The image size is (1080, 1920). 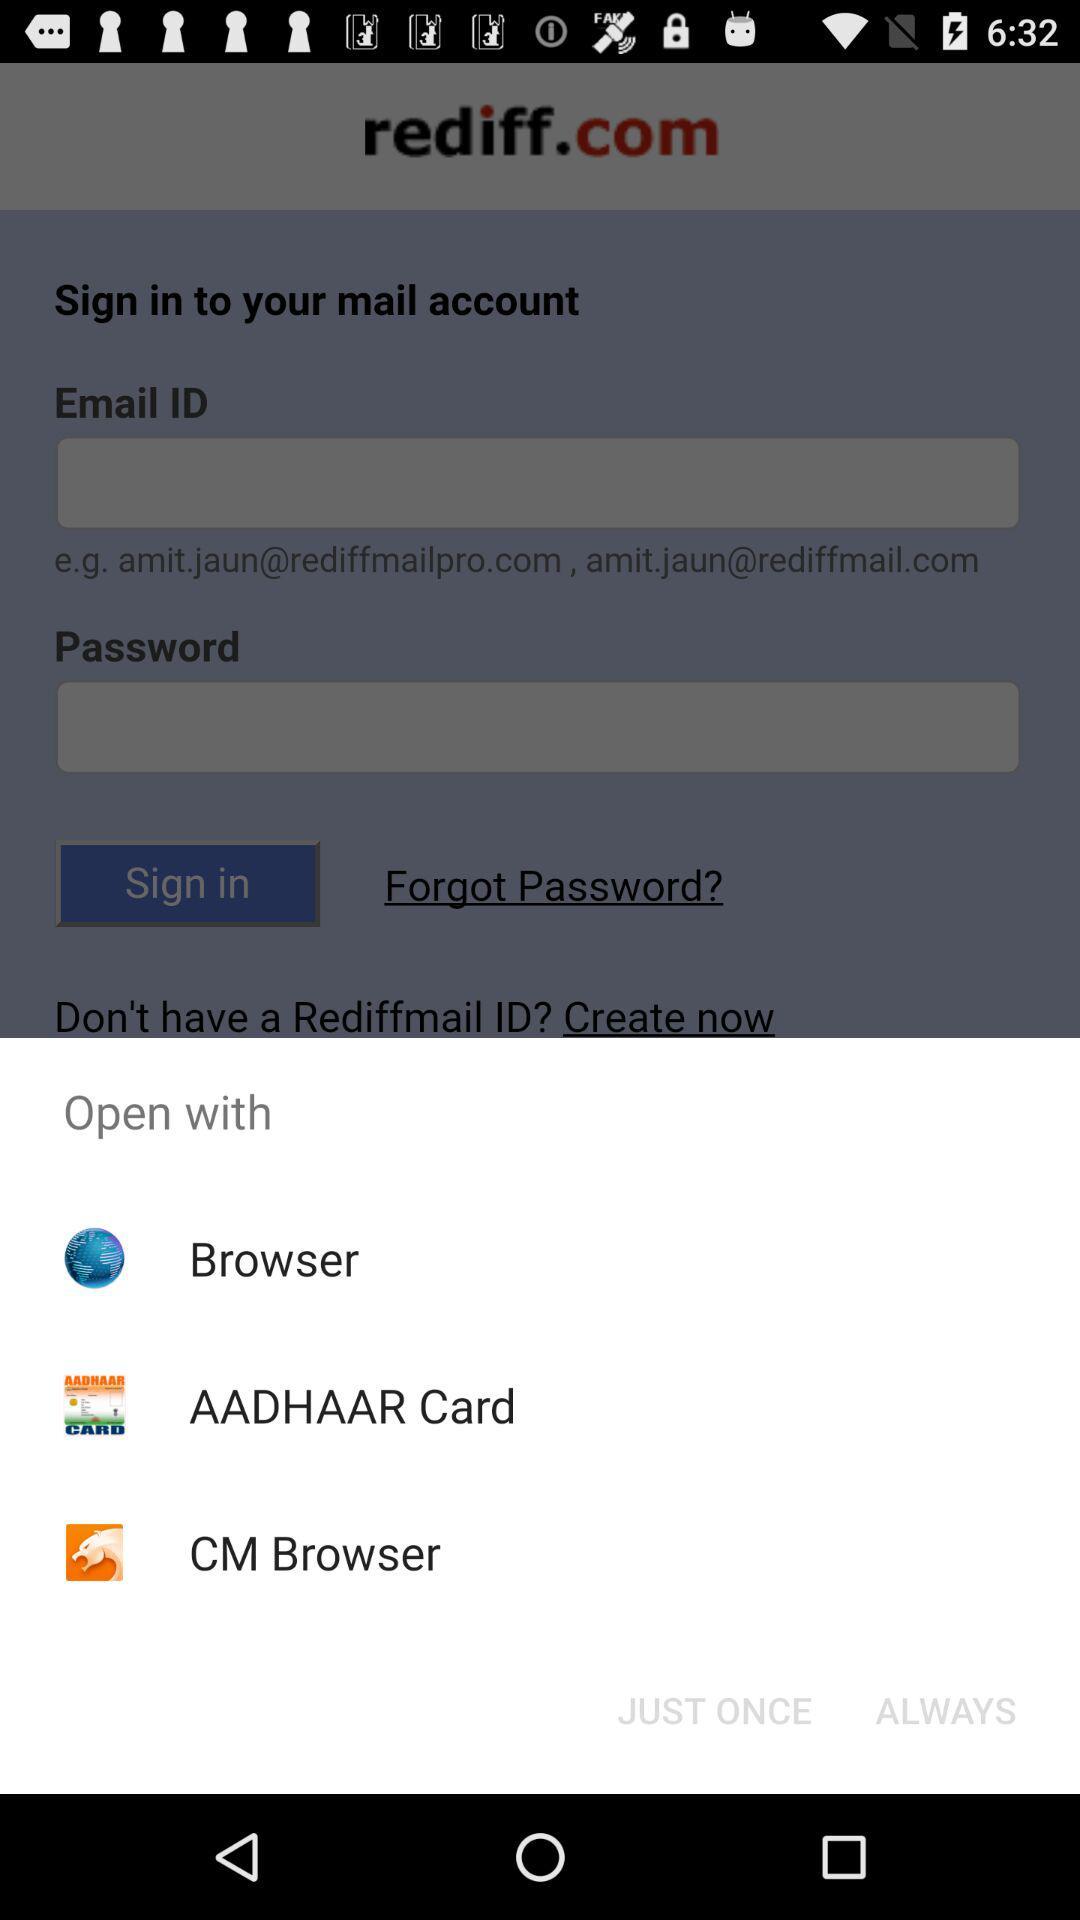 What do you see at coordinates (351, 1404) in the screenshot?
I see `the item below the browser item` at bounding box center [351, 1404].